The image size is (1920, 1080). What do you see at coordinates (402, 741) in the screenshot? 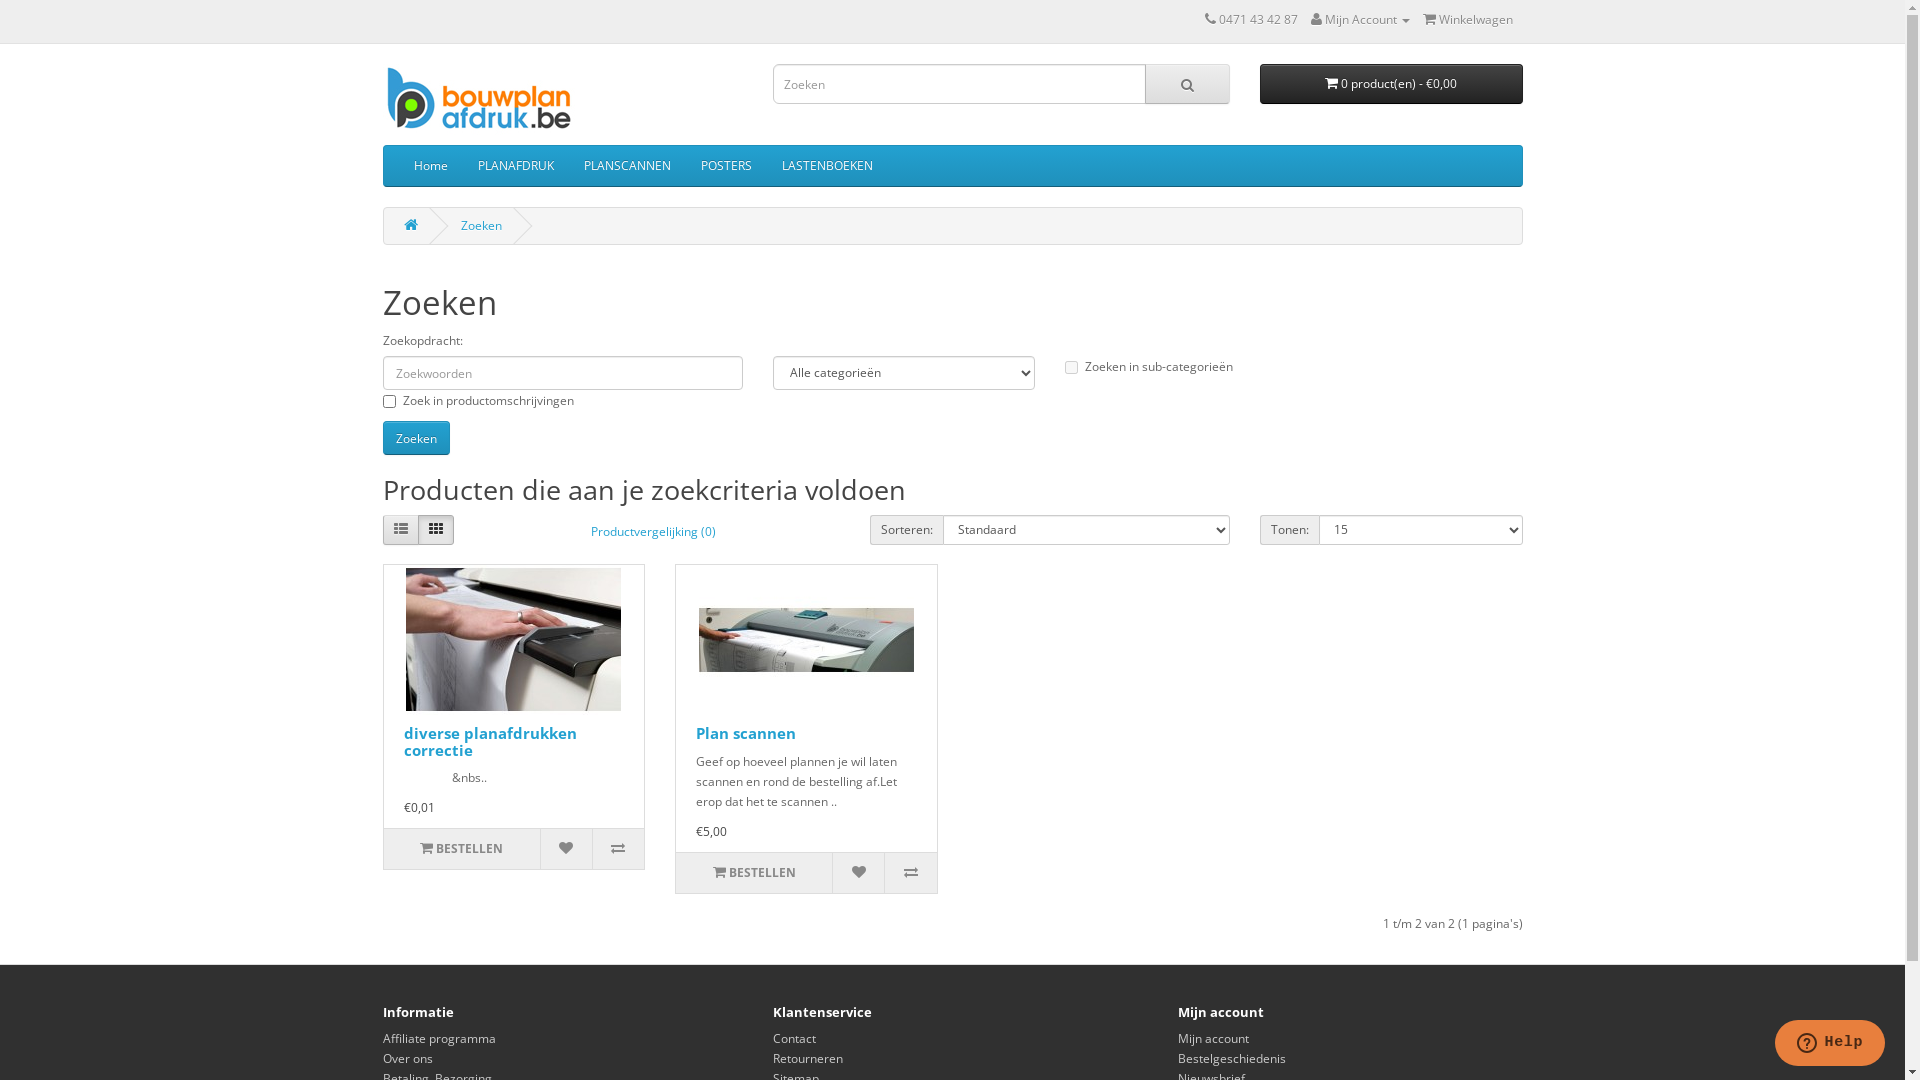
I see `'diverse planafdrukken correctie'` at bounding box center [402, 741].